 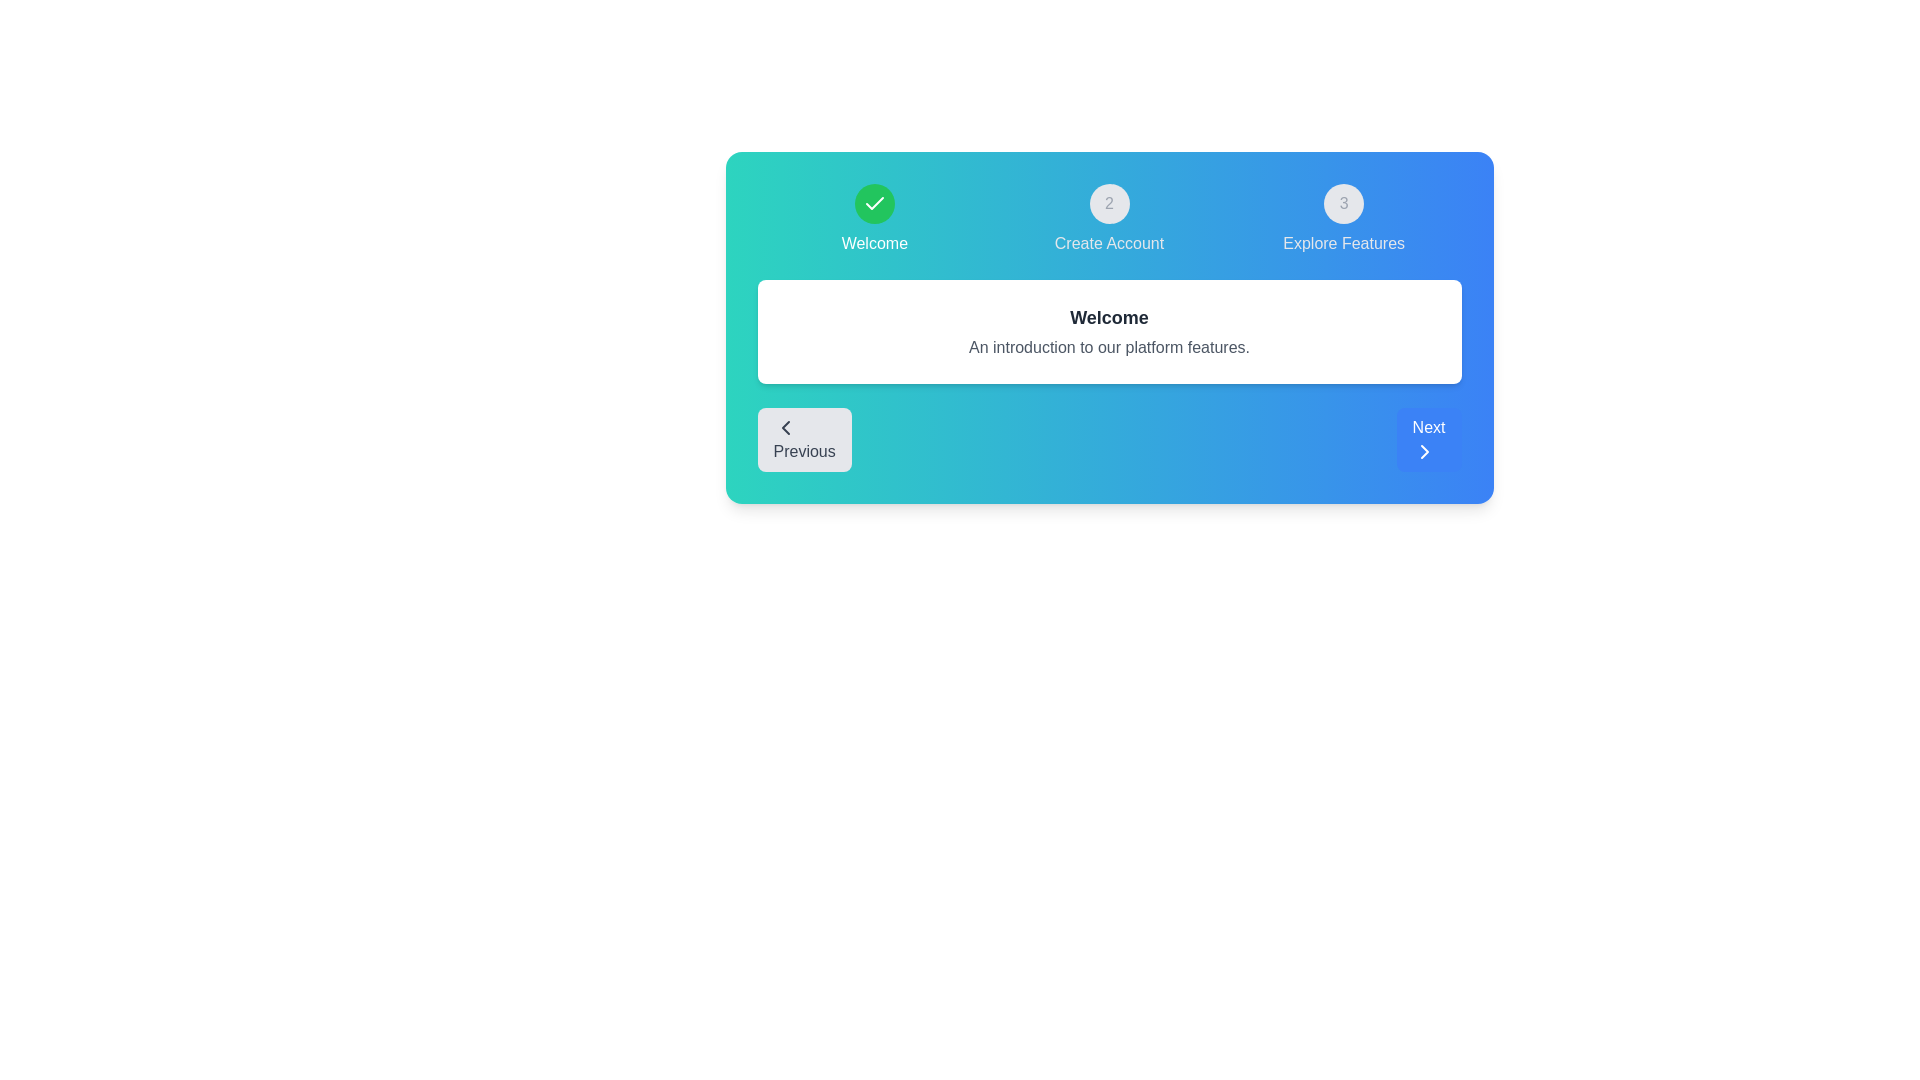 What do you see at coordinates (1428, 438) in the screenshot?
I see `Next button to navigate to the Next step` at bounding box center [1428, 438].